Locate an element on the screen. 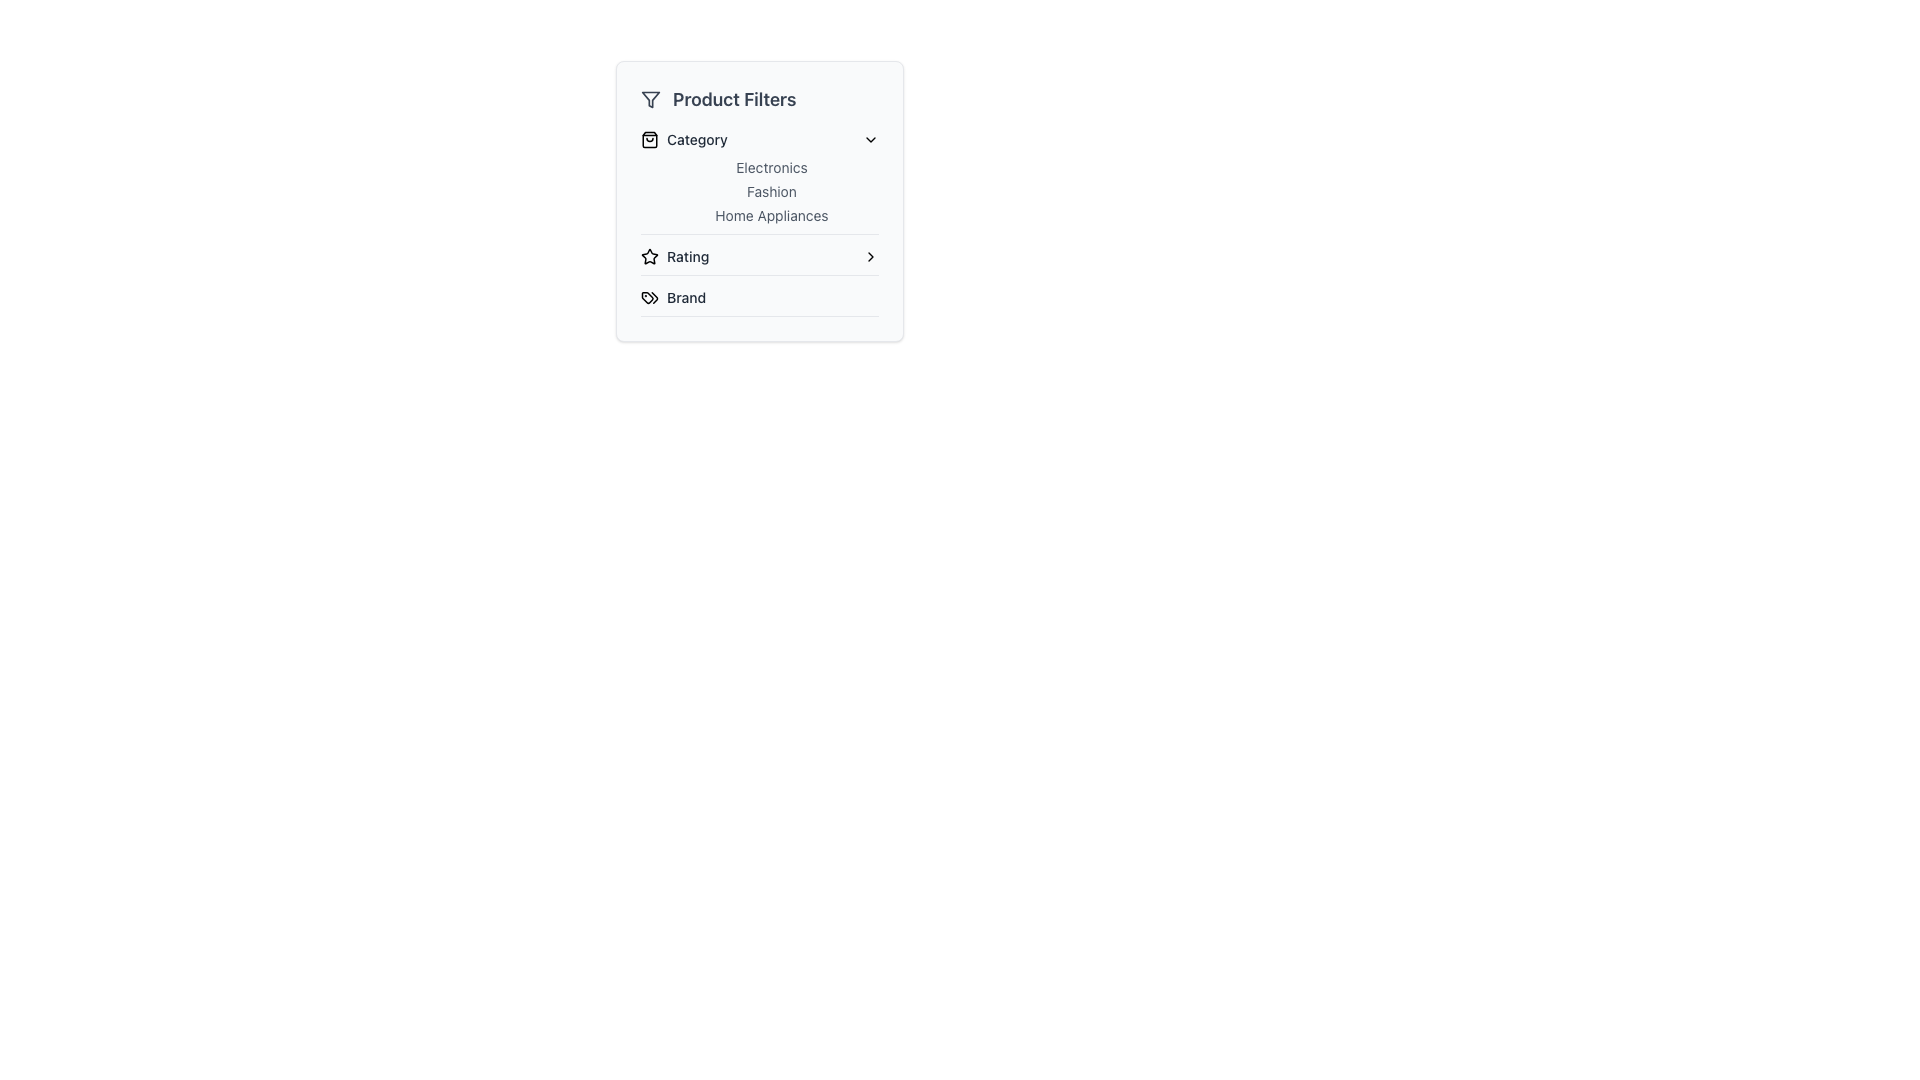 The height and width of the screenshot is (1080, 1920). the 'Home Appliances' text label, which is the third entry in the vertical list under the 'Category' section is located at coordinates (771, 216).